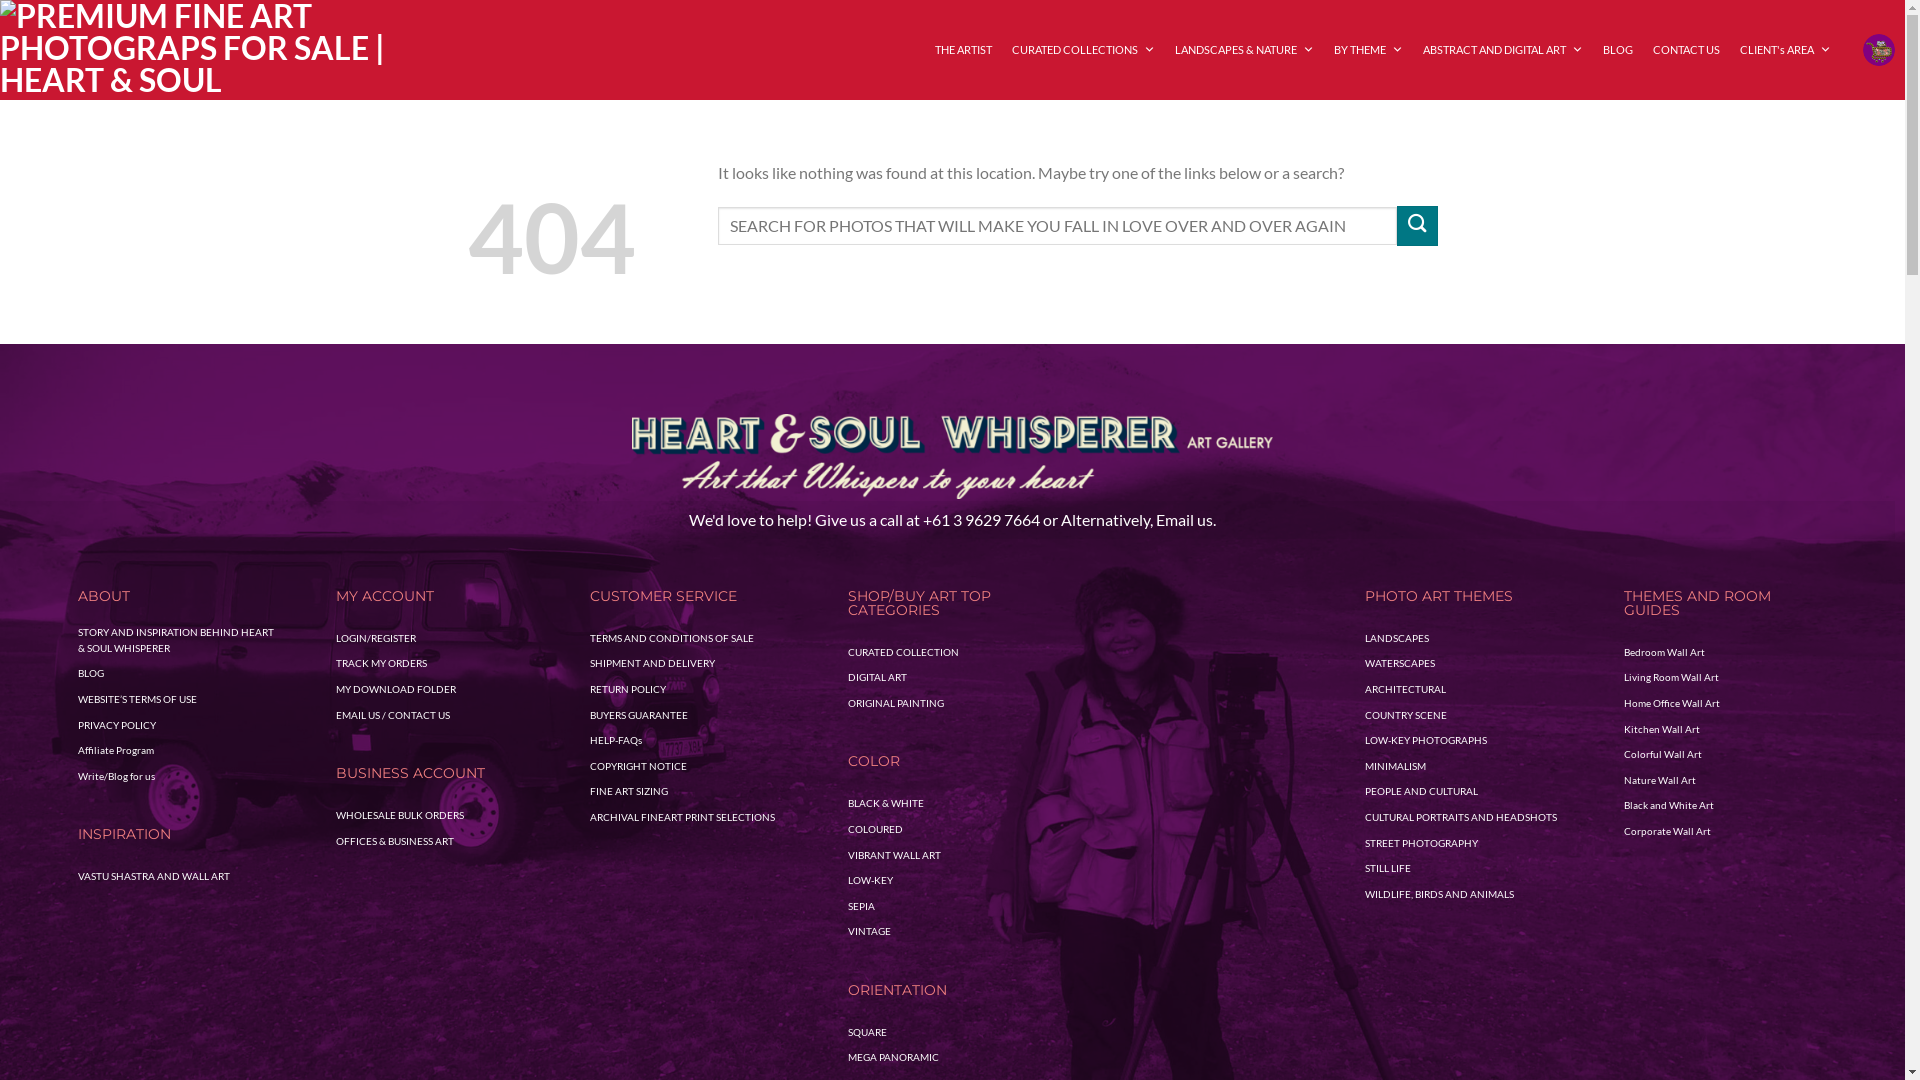 The height and width of the screenshot is (1080, 1920). Describe the element at coordinates (394, 840) in the screenshot. I see `'OFFICES & BUSINESS ART'` at that location.